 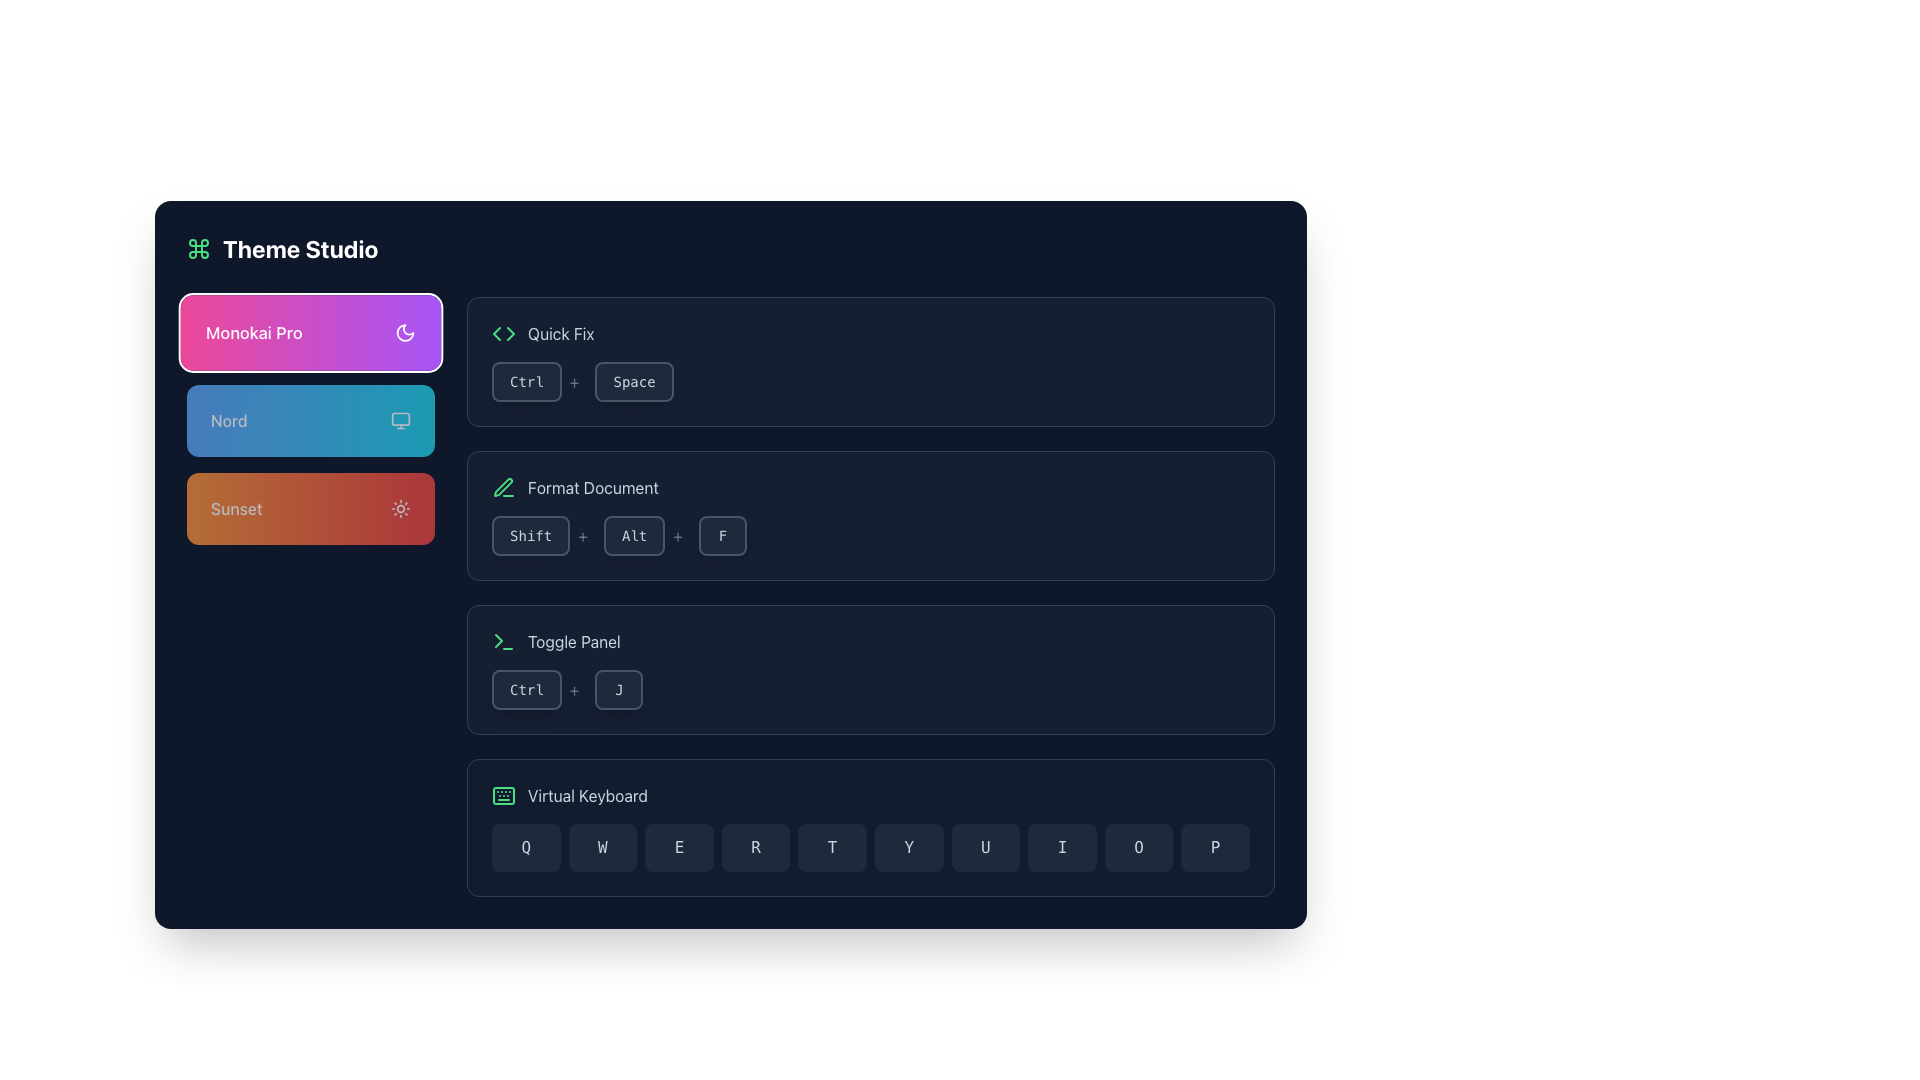 What do you see at coordinates (870, 515) in the screenshot?
I see `the command option to format a document, located centrally between the 'Quick Fix' block and the 'Toggle Panel' block` at bounding box center [870, 515].